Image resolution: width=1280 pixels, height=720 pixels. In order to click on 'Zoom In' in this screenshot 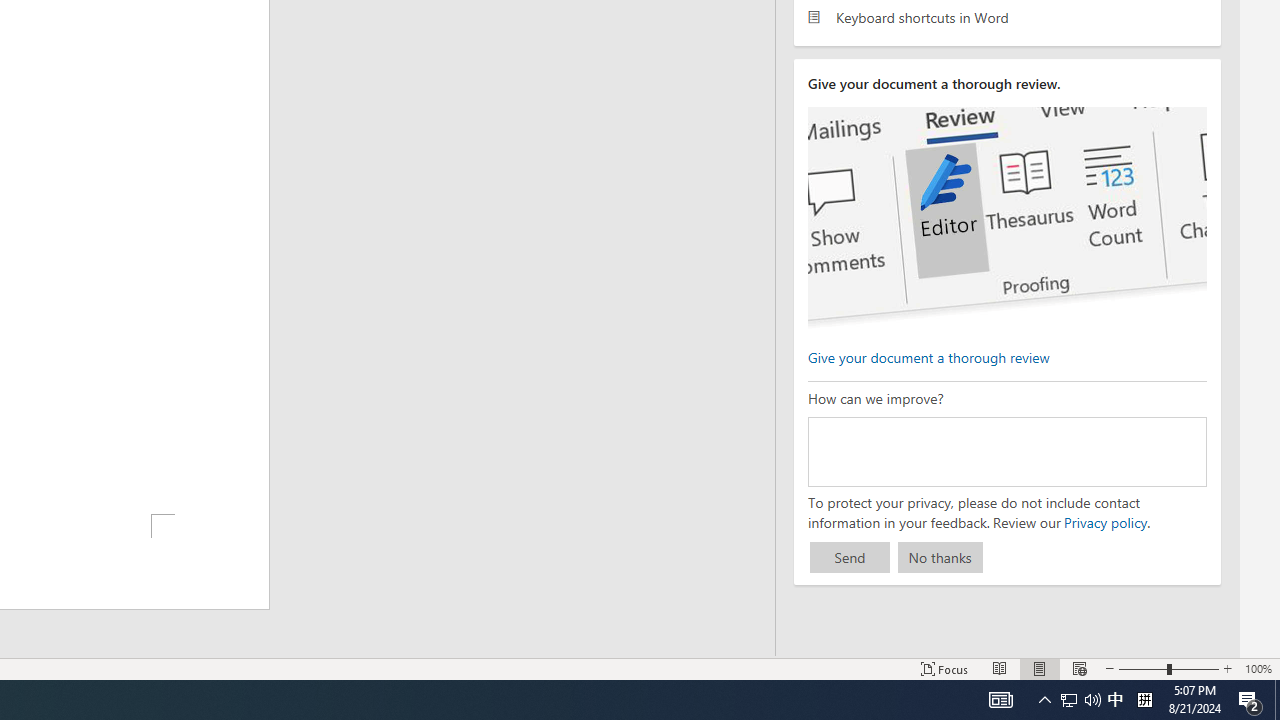, I will do `click(1226, 669)`.